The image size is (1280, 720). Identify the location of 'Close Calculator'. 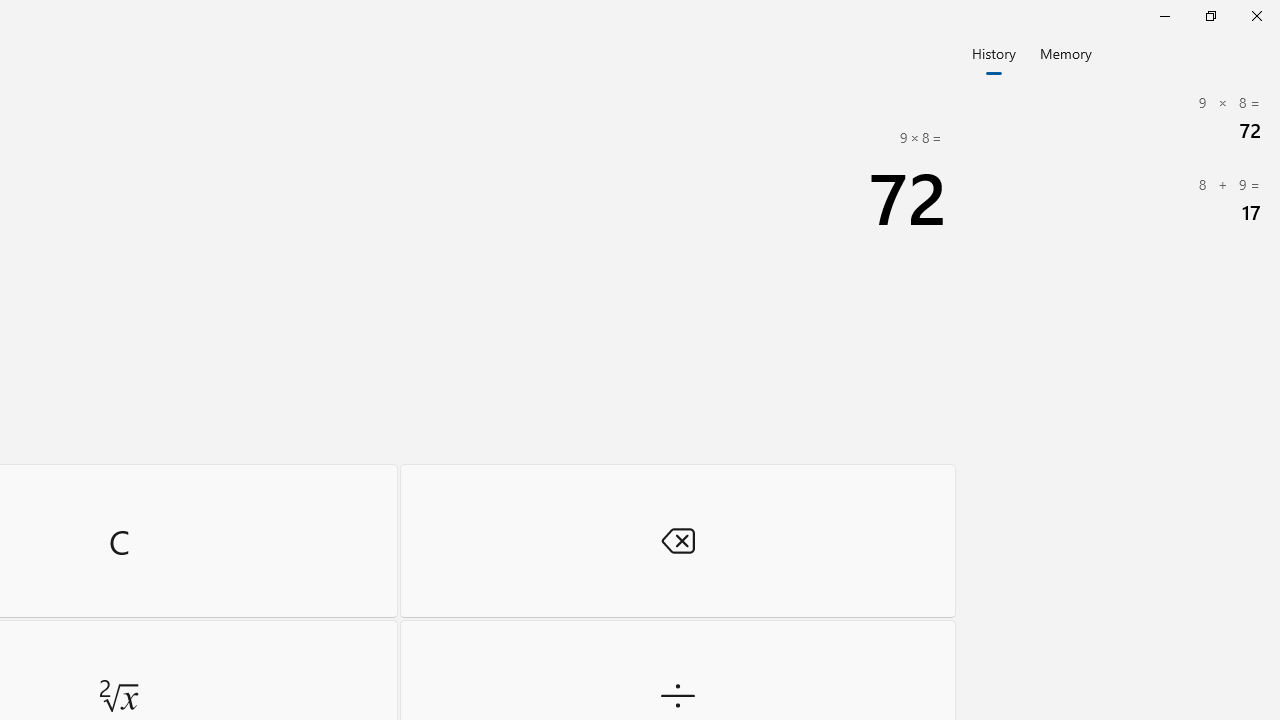
(1255, 15).